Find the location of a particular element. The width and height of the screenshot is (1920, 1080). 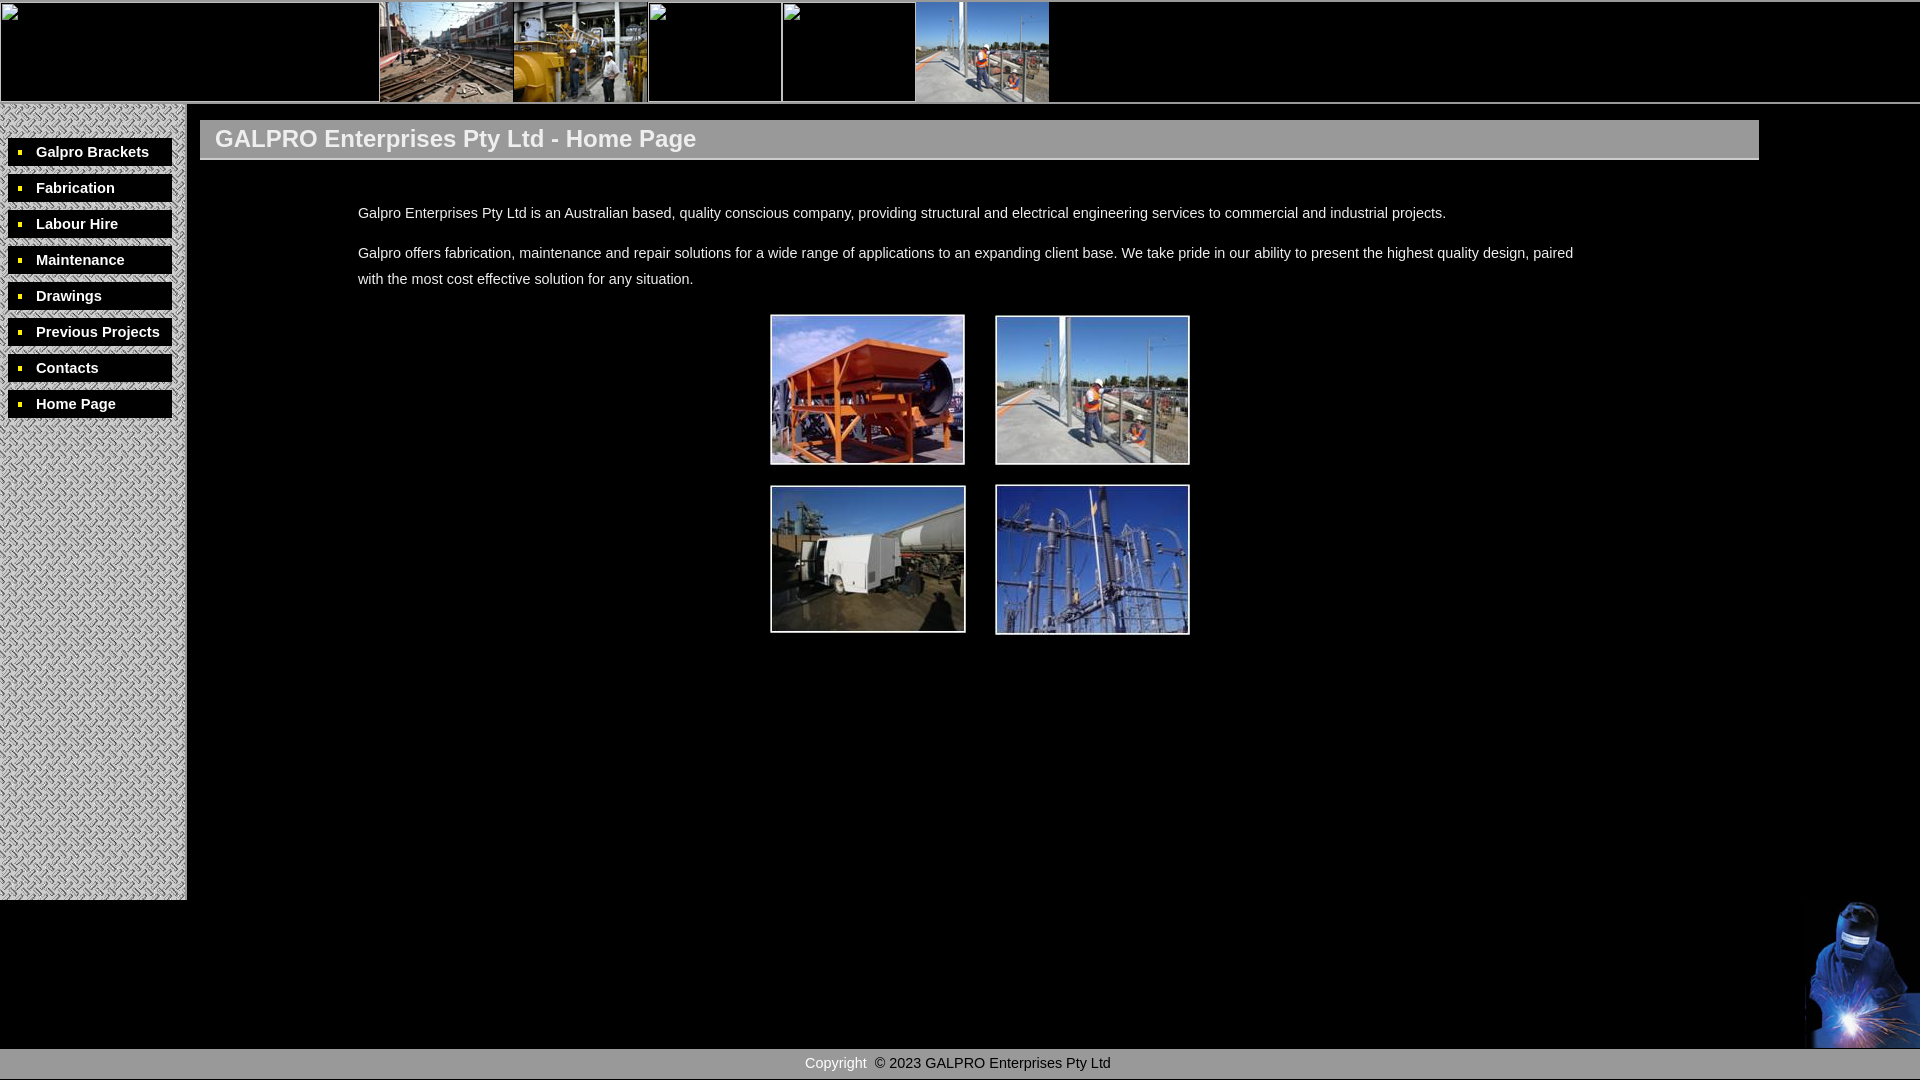

'Drawings' is located at coordinates (89, 296).